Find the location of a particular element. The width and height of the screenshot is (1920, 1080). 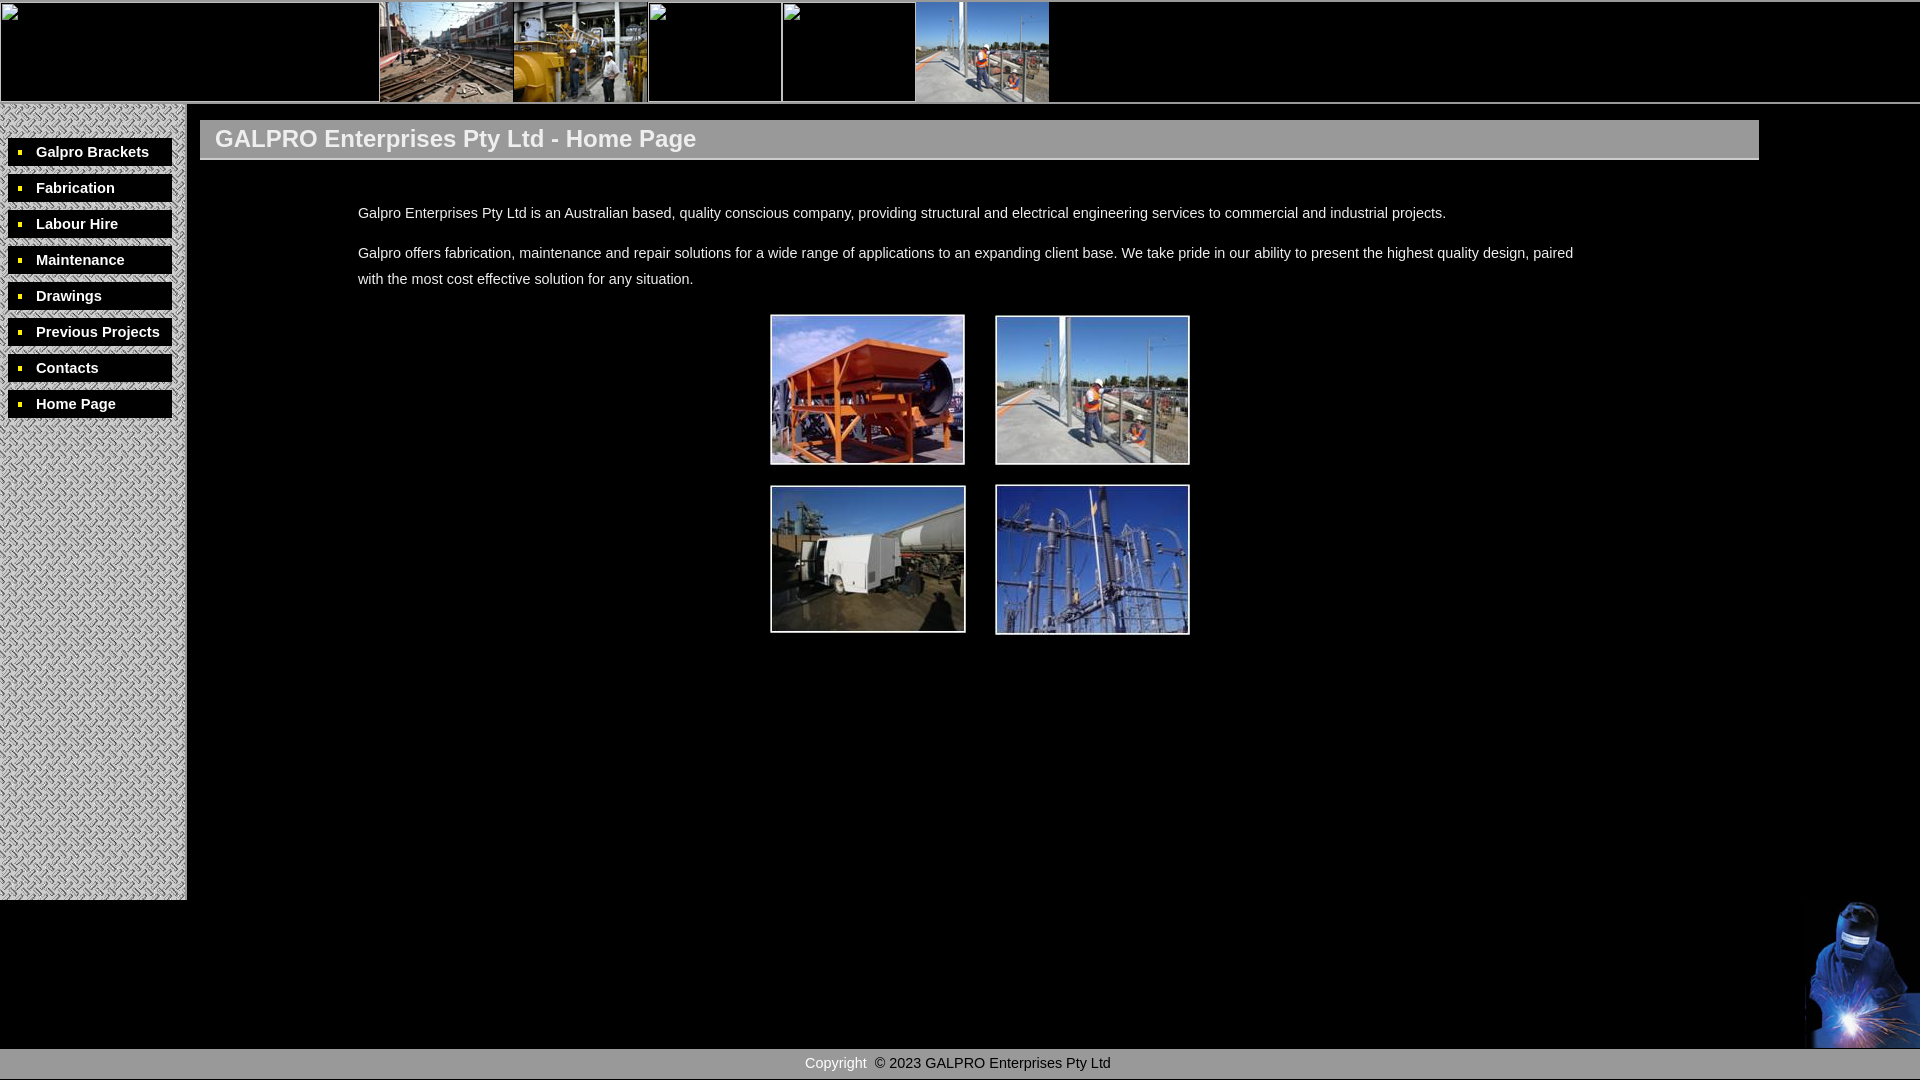

'Drawings' is located at coordinates (89, 296).